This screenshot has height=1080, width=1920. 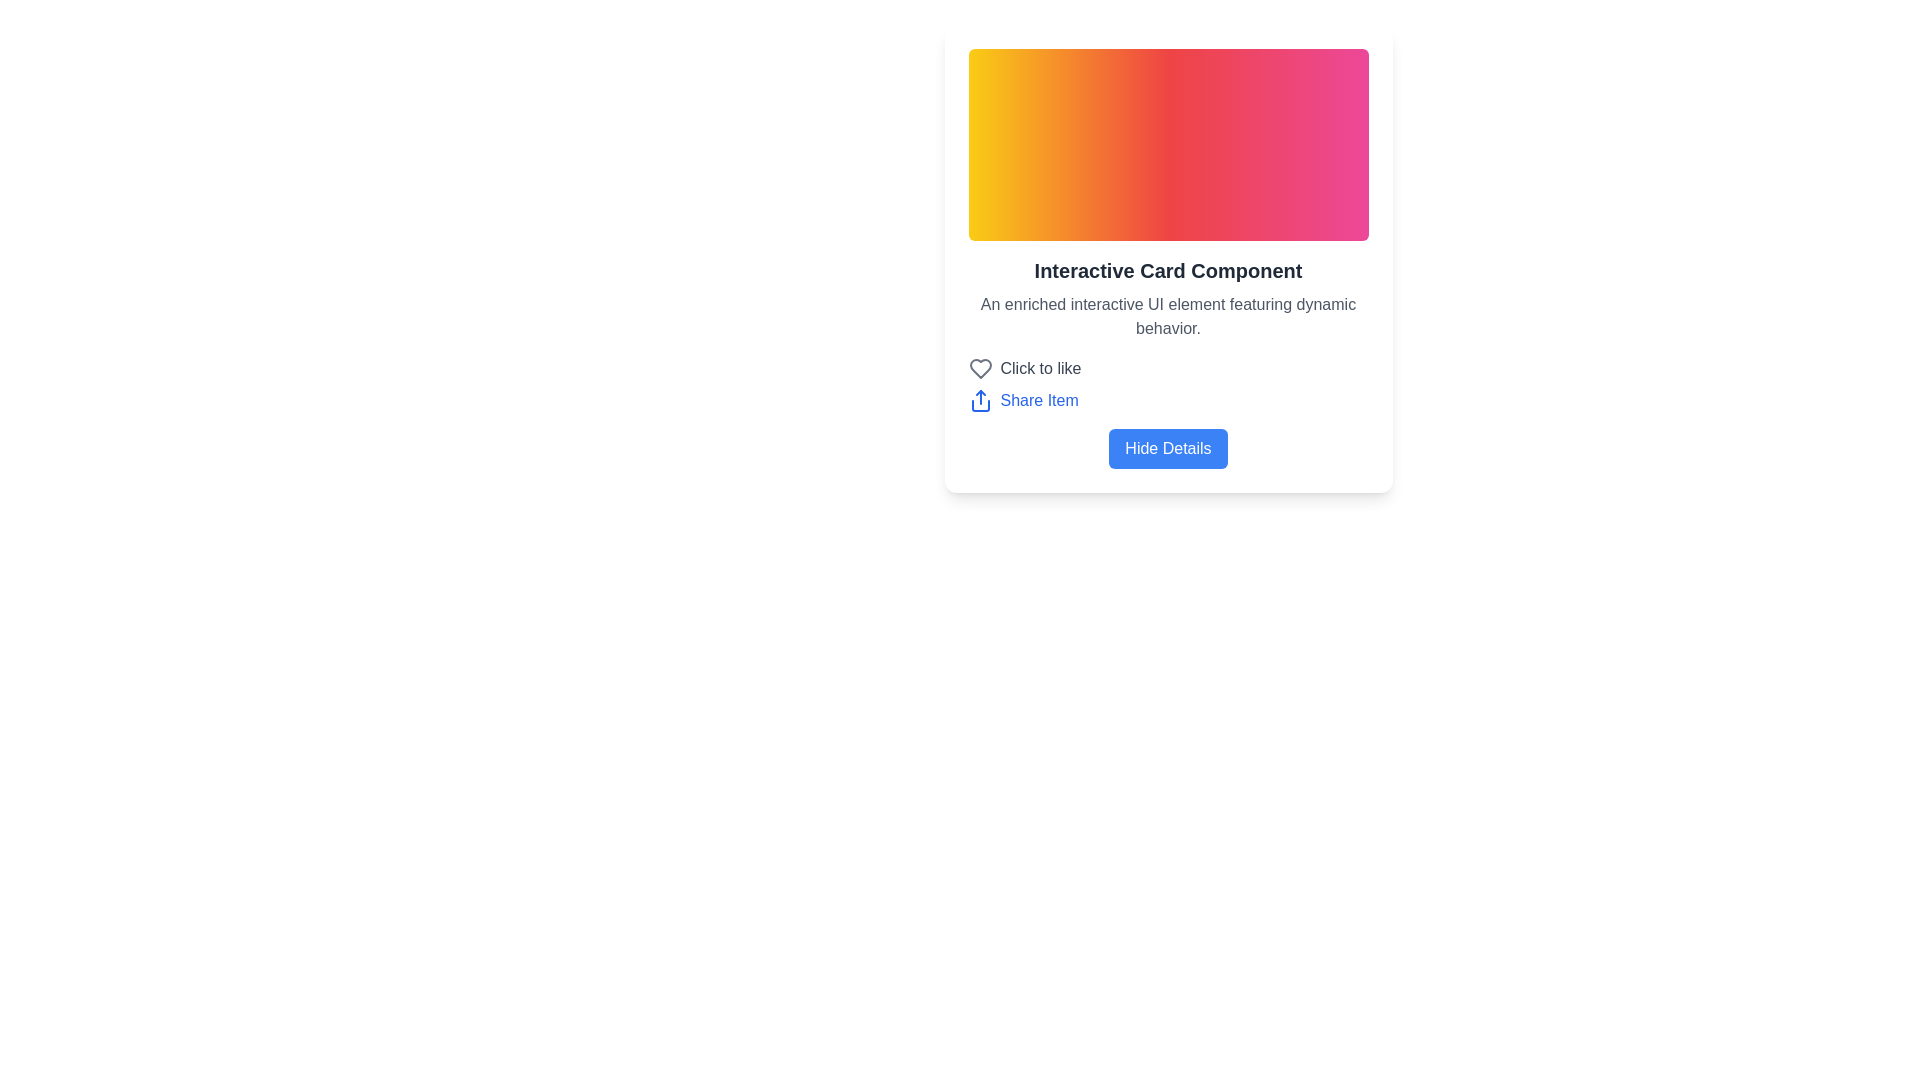 I want to click on the 'Hide Details' button, which is a blue rectangular button with rounded corners located at the bottom of the 'Interactive Card Component', below the 'Share Item' link, so click(x=1168, y=447).